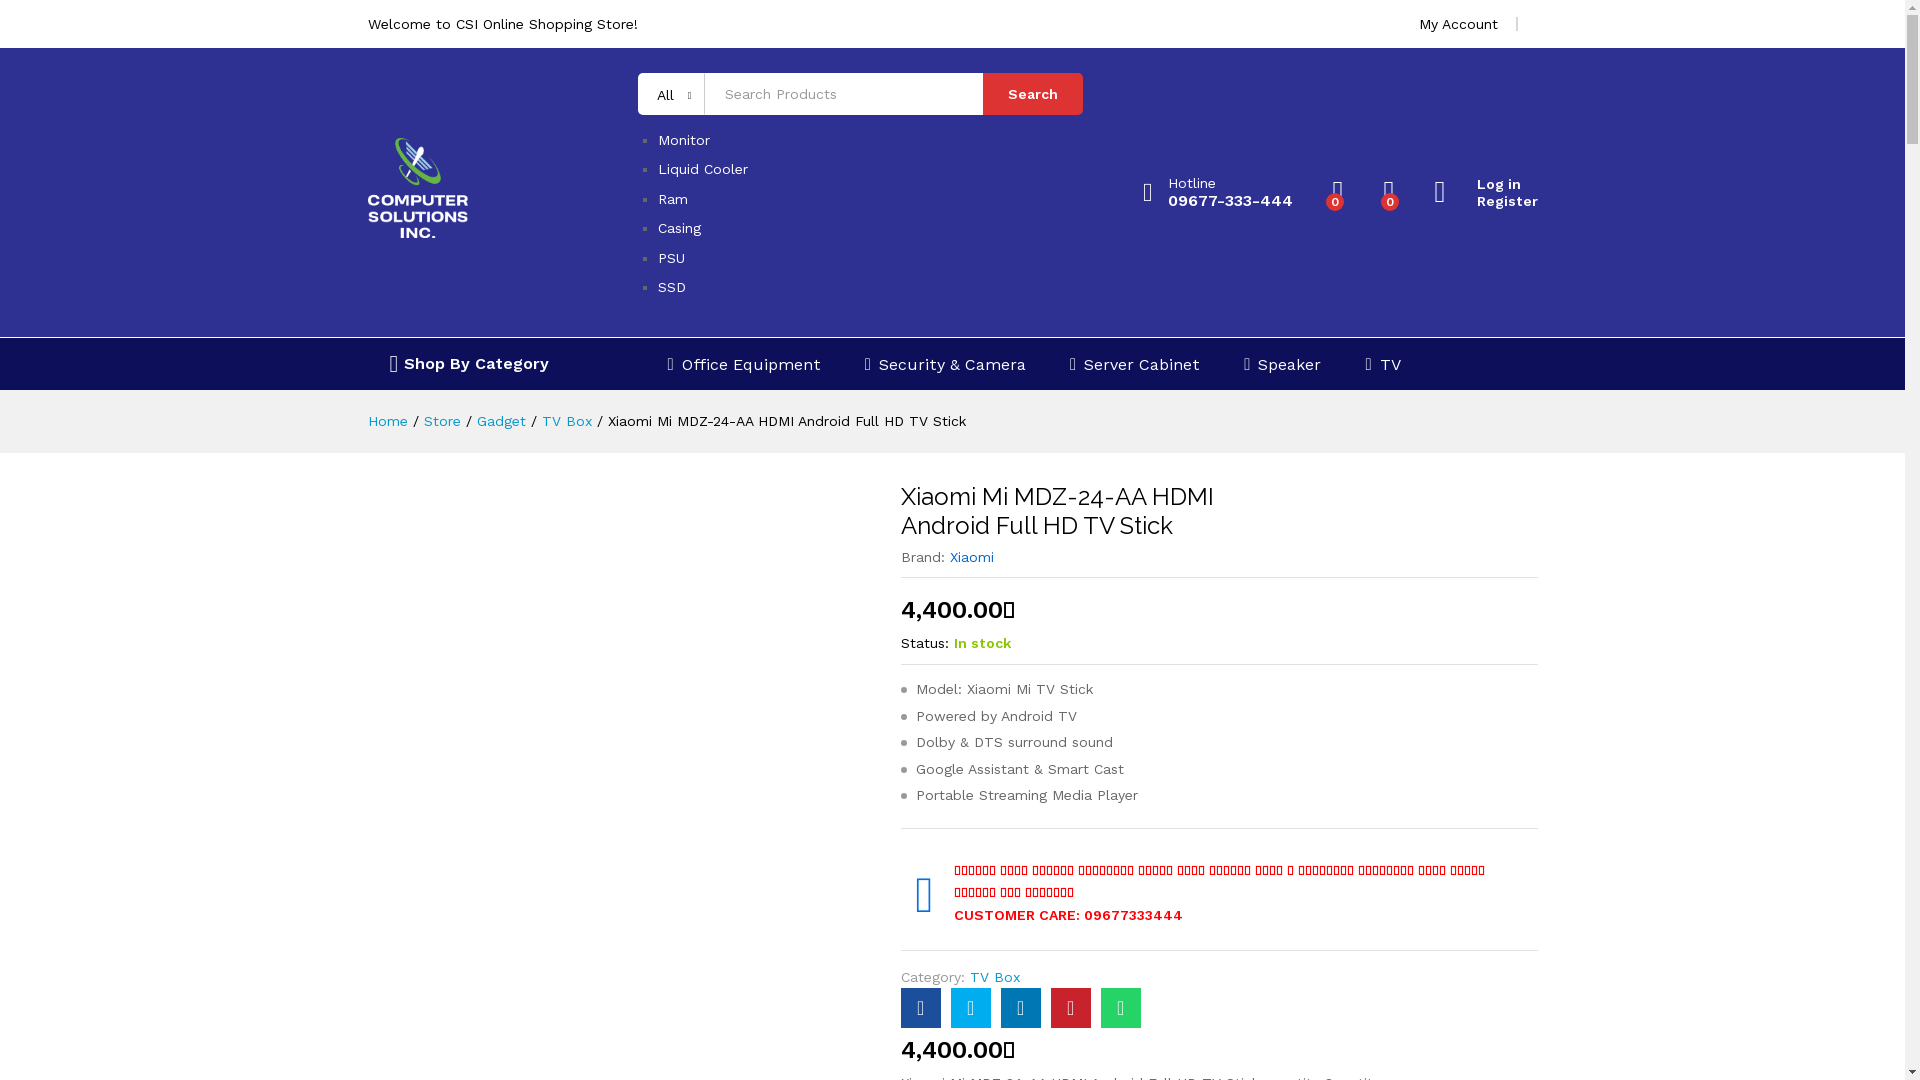  Describe the element at coordinates (1142, 192) in the screenshot. I see `'Hotline` at that location.